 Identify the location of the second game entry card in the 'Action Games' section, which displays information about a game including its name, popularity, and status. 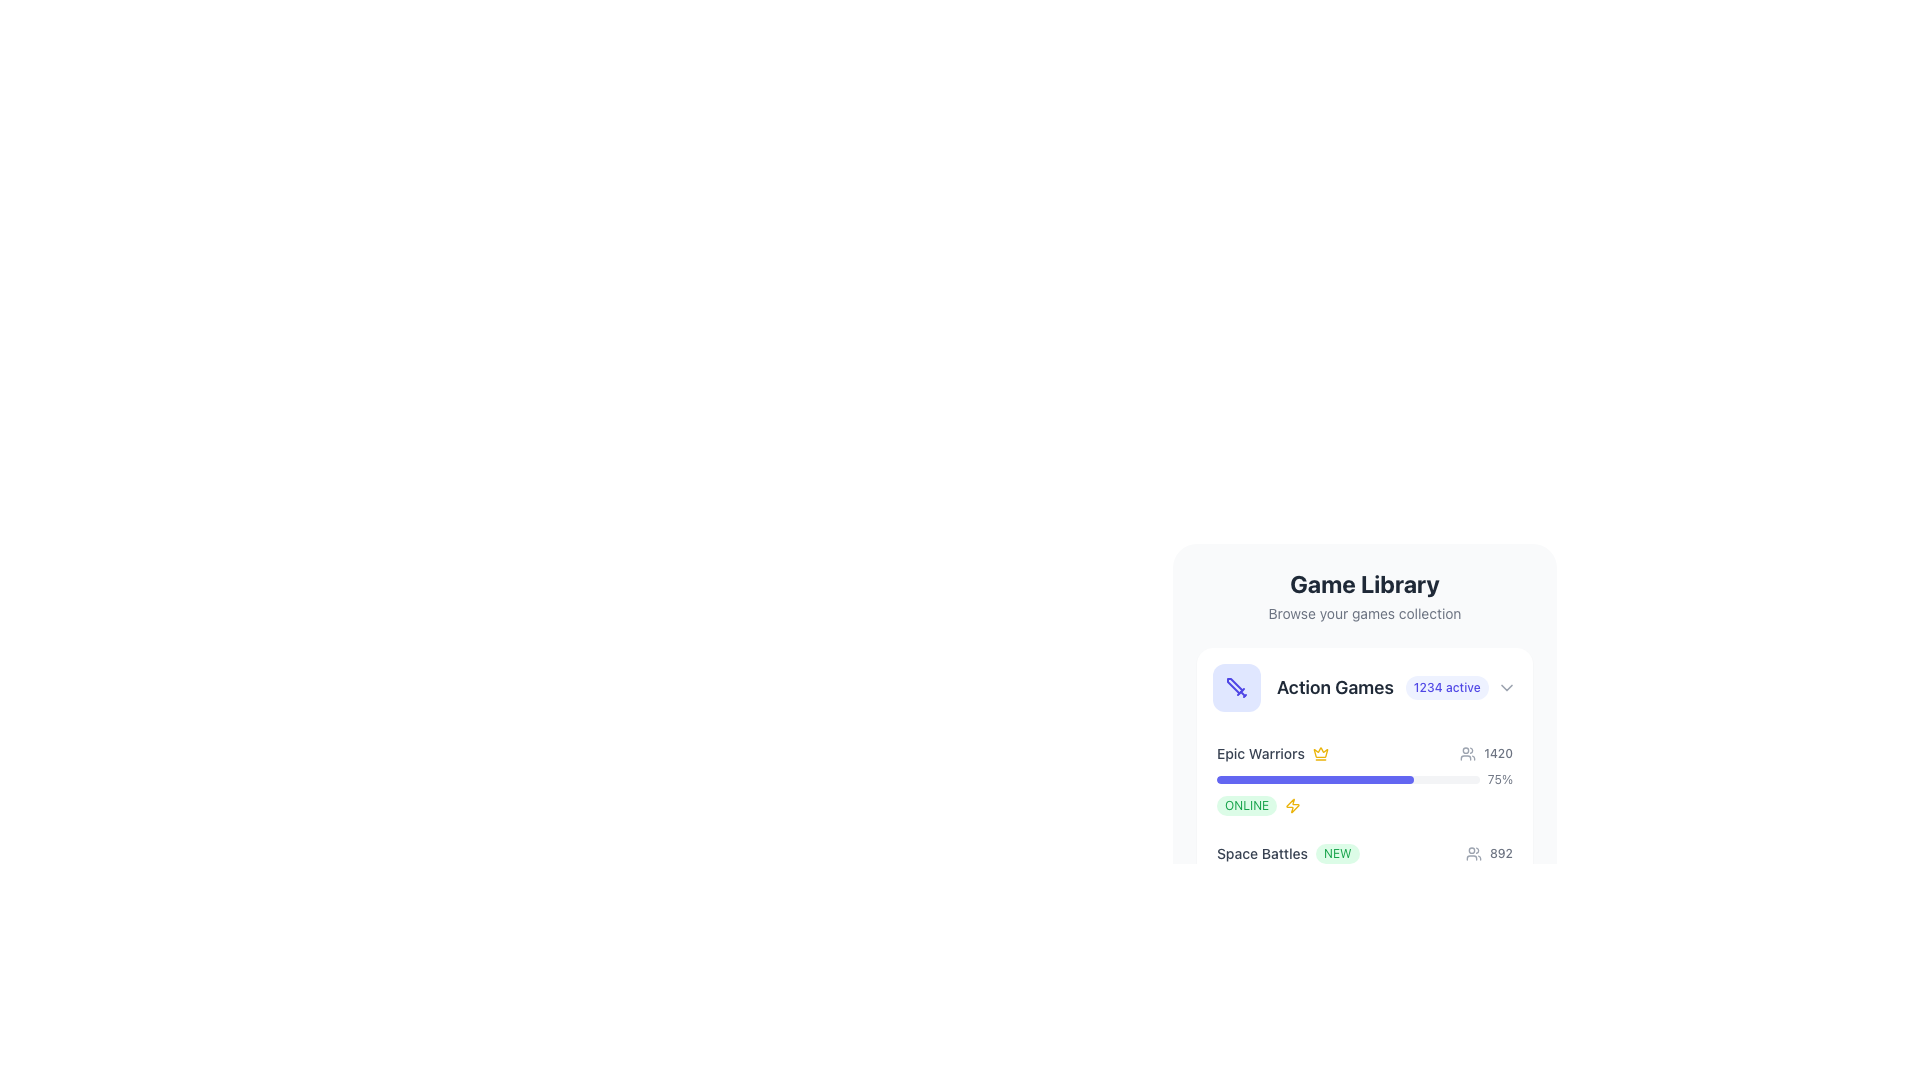
(1363, 878).